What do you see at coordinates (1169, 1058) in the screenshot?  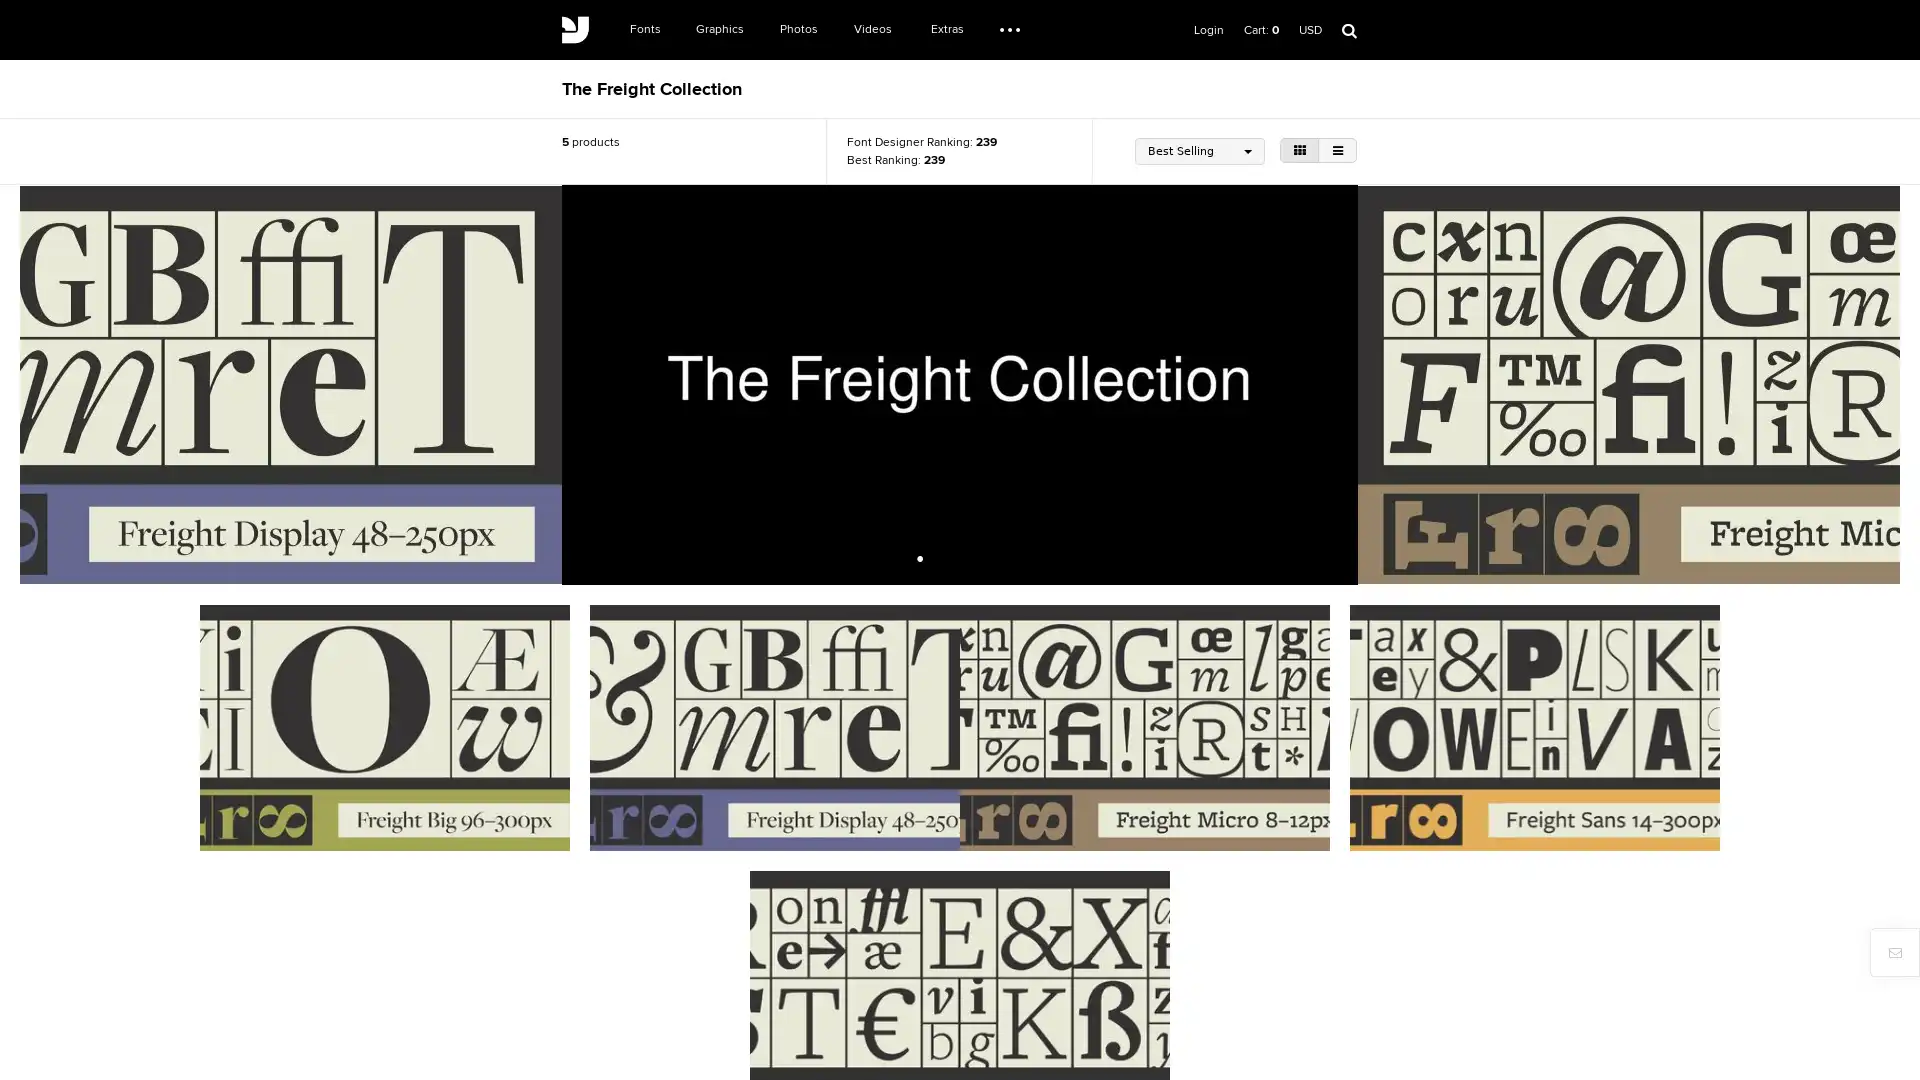 I see `Register` at bounding box center [1169, 1058].